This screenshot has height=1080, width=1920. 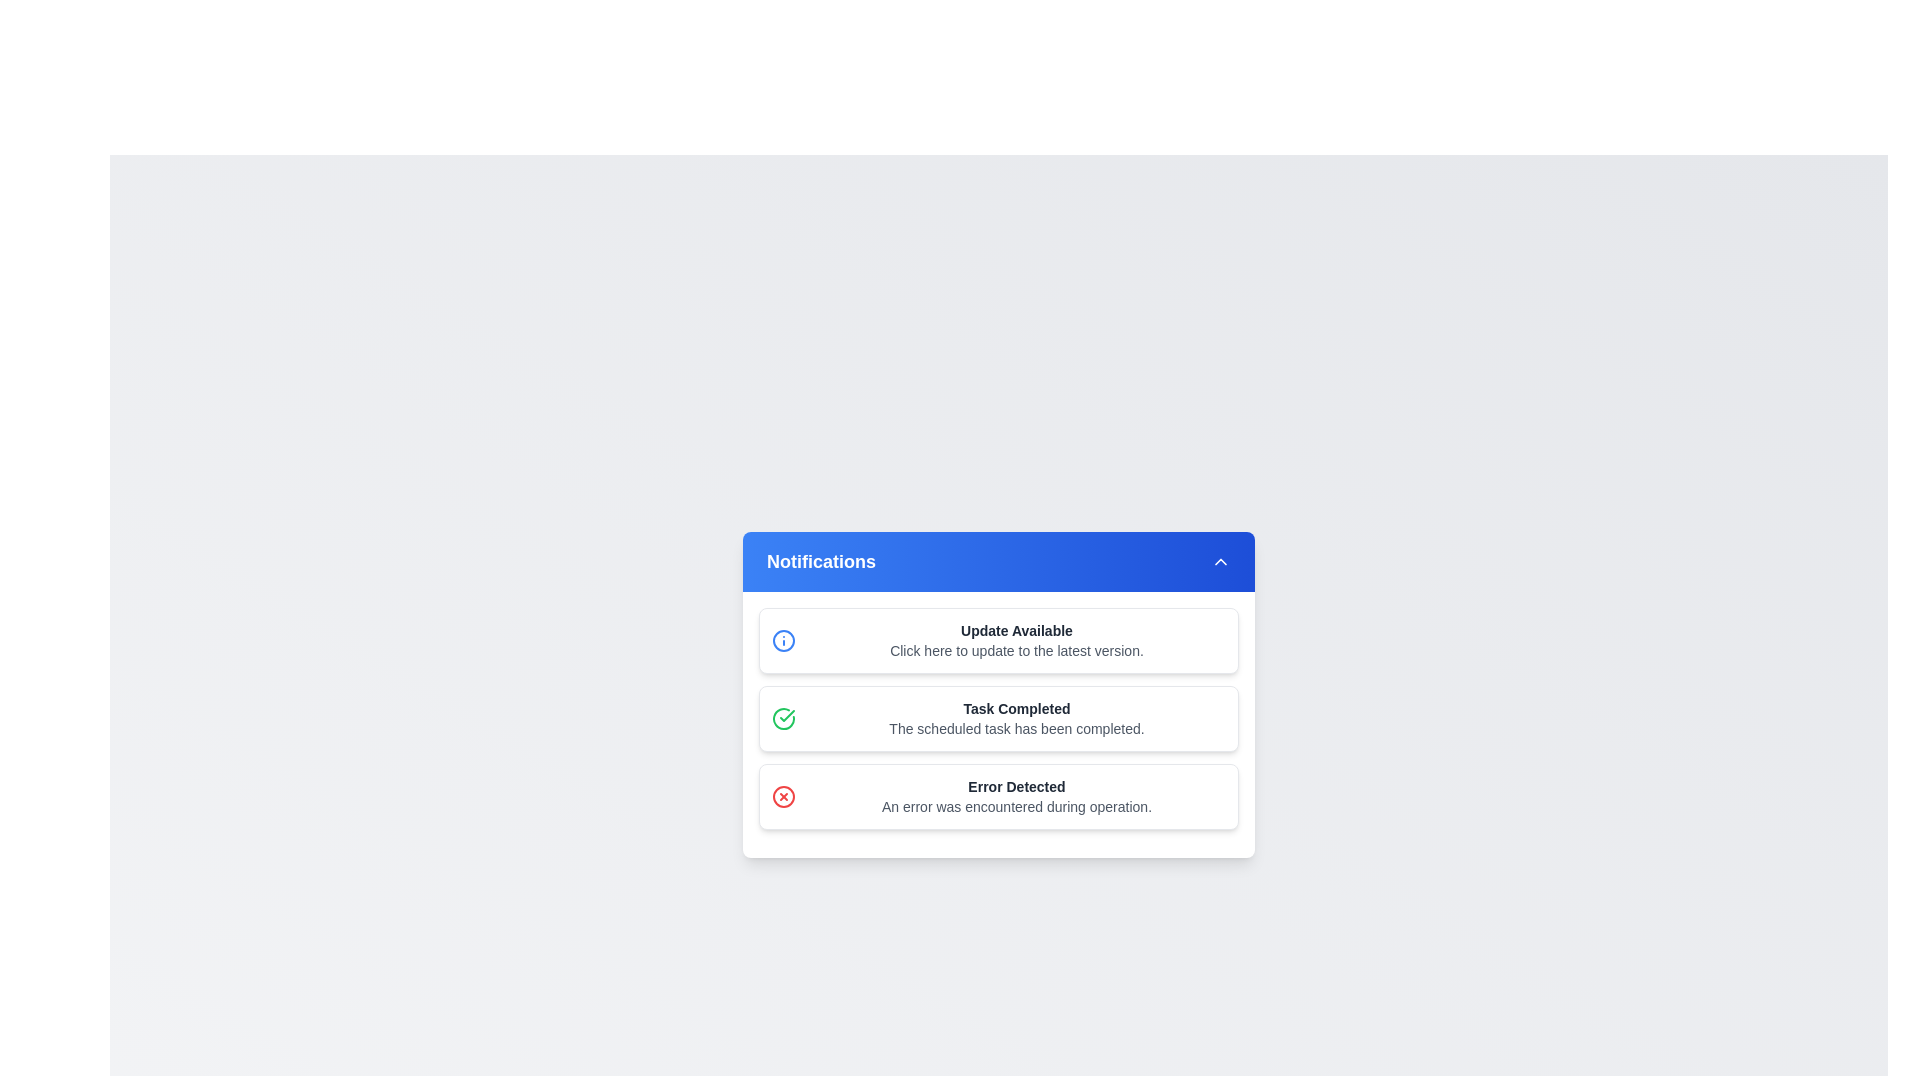 What do you see at coordinates (1017, 717) in the screenshot?
I see `the static informational text block that conveys information about a completed task, located within the second notification card under 'Notifications'` at bounding box center [1017, 717].